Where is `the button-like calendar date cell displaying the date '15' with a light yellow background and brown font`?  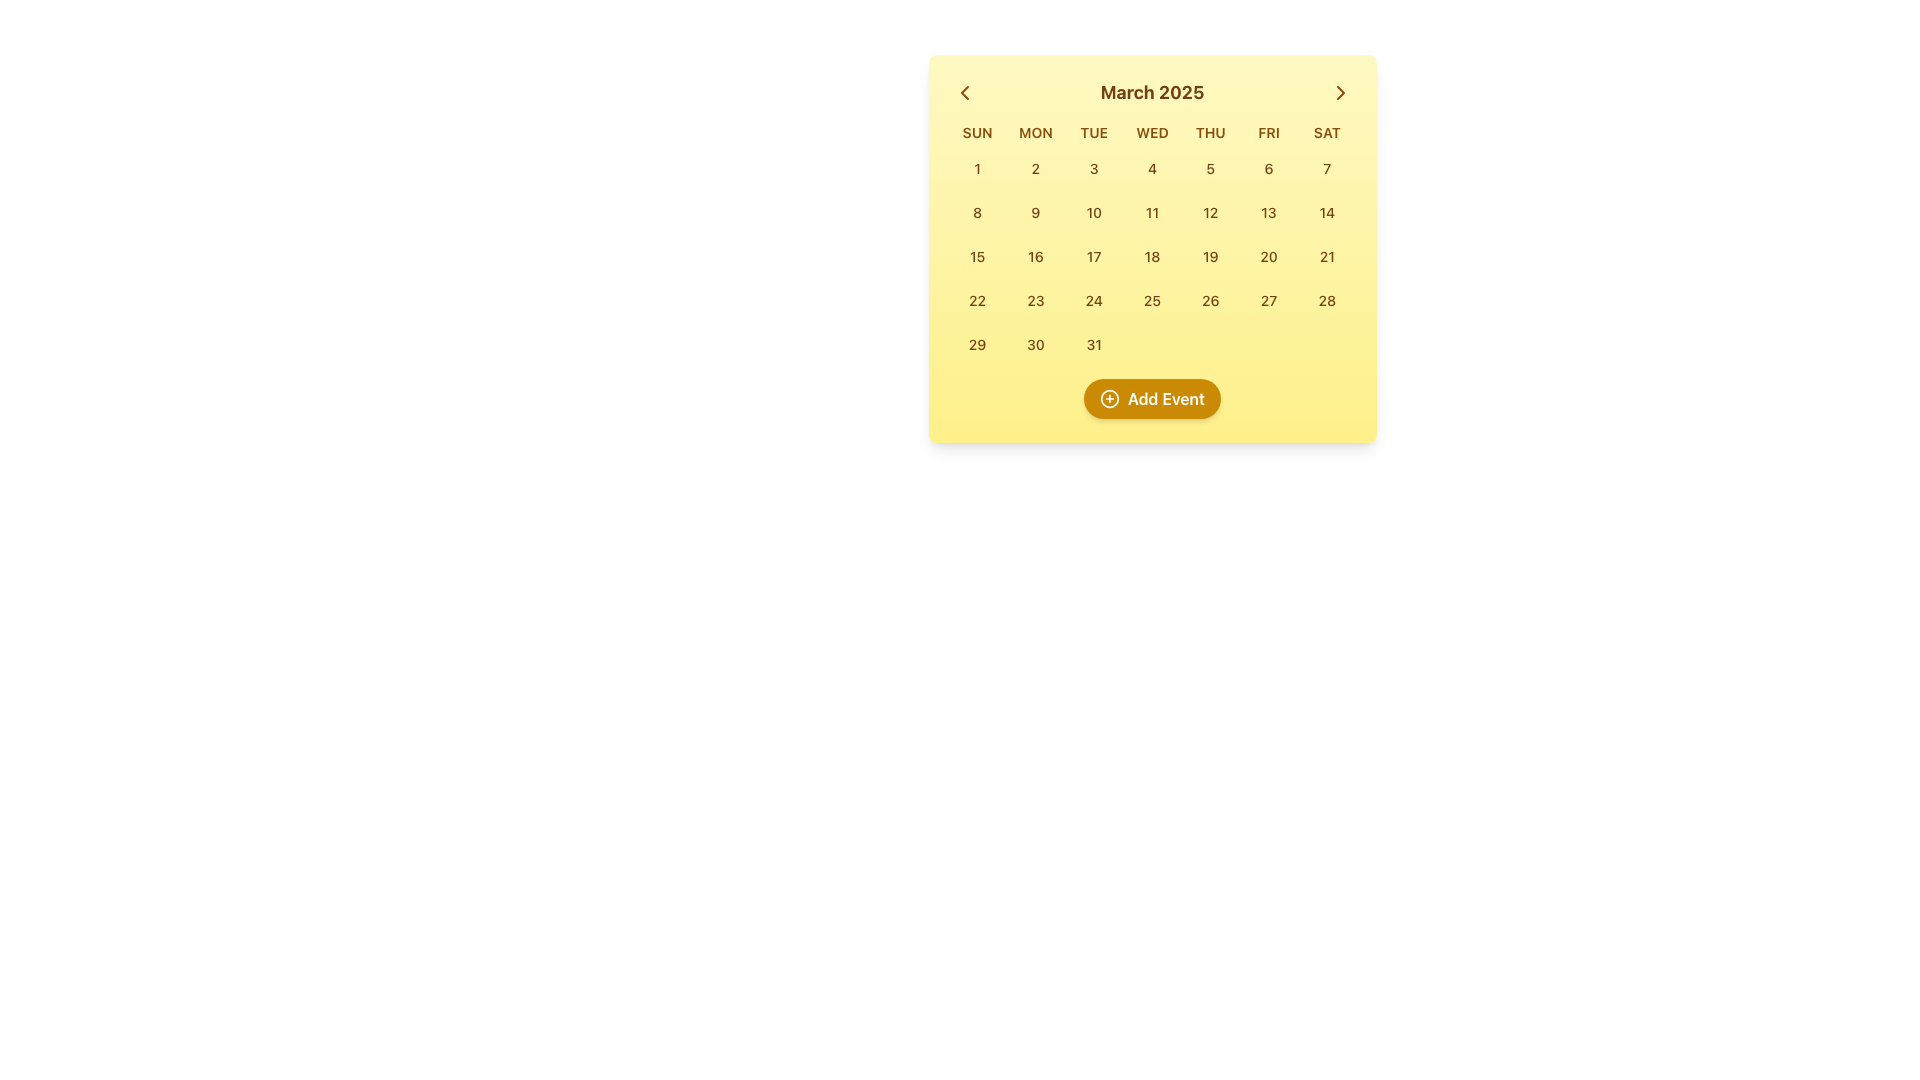
the button-like calendar date cell displaying the date '15' with a light yellow background and brown font is located at coordinates (977, 256).